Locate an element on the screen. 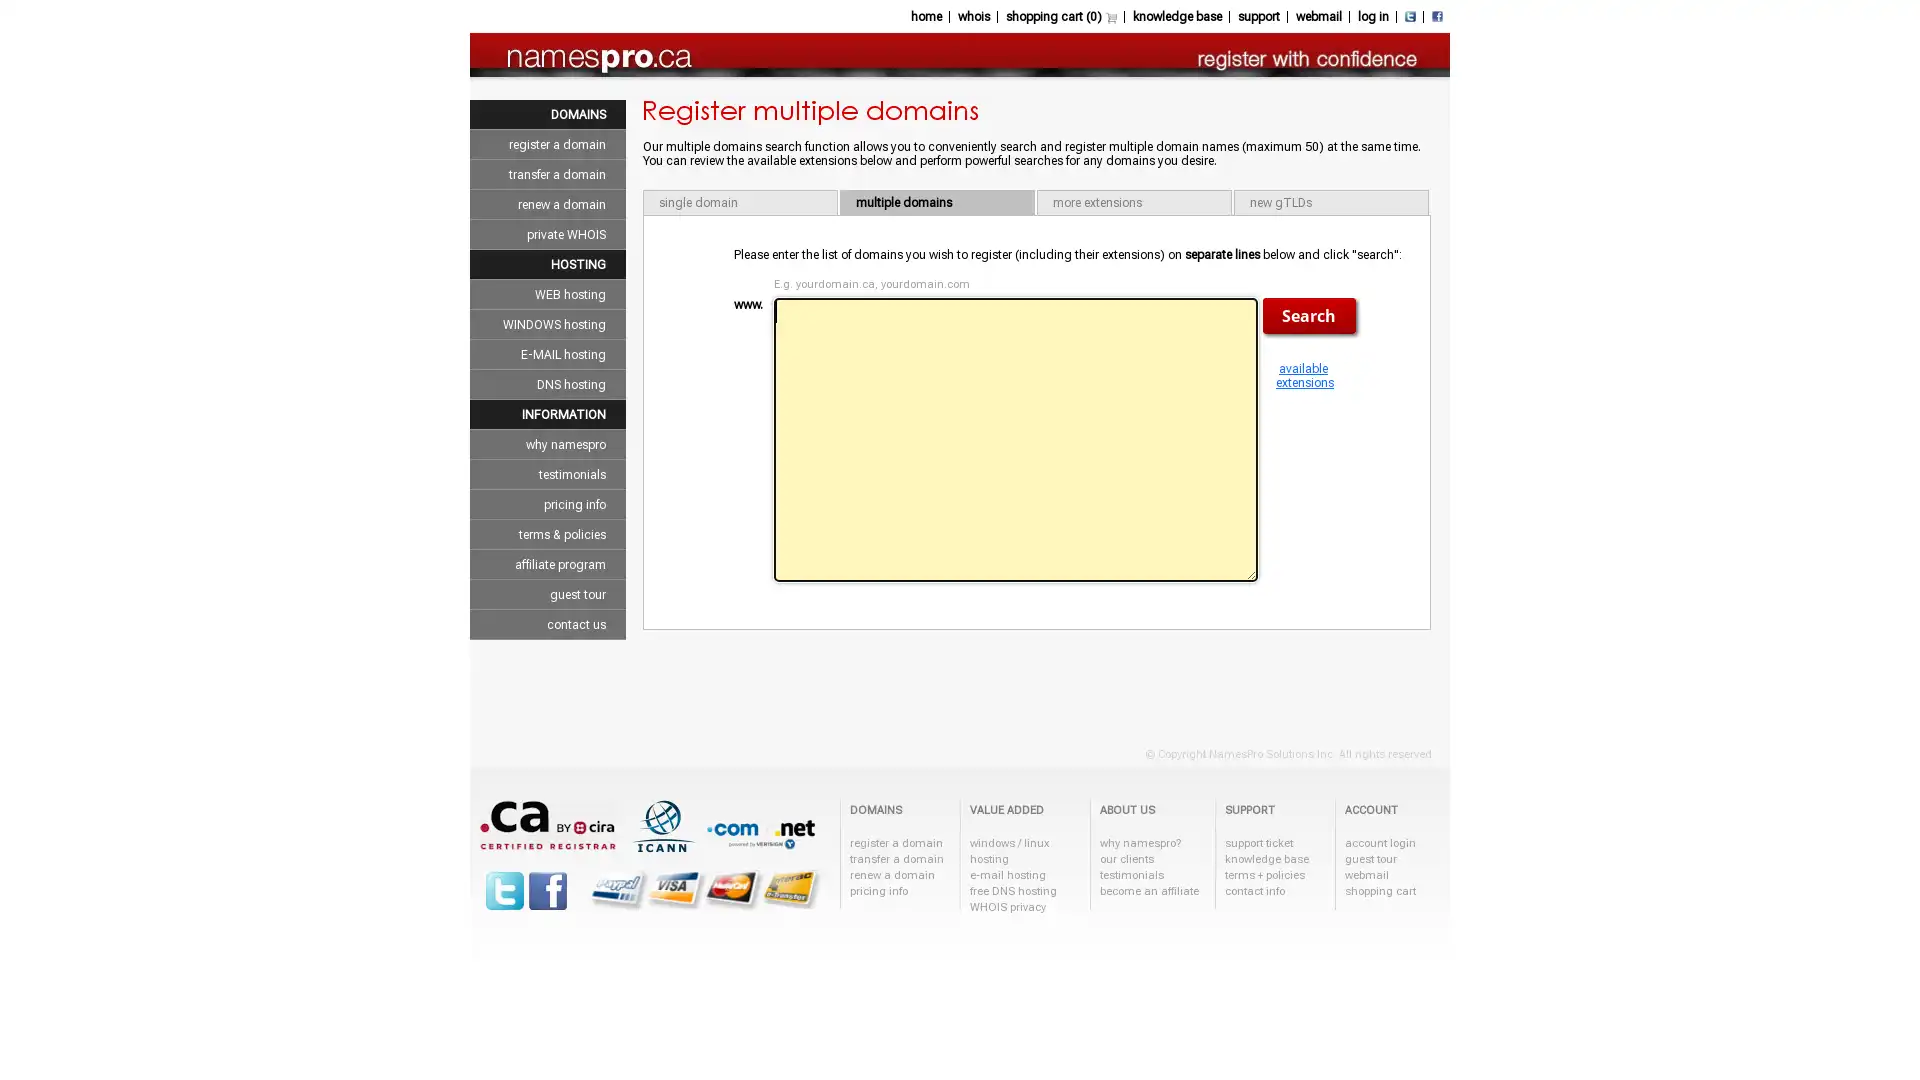  Search now! is located at coordinates (1311, 317).